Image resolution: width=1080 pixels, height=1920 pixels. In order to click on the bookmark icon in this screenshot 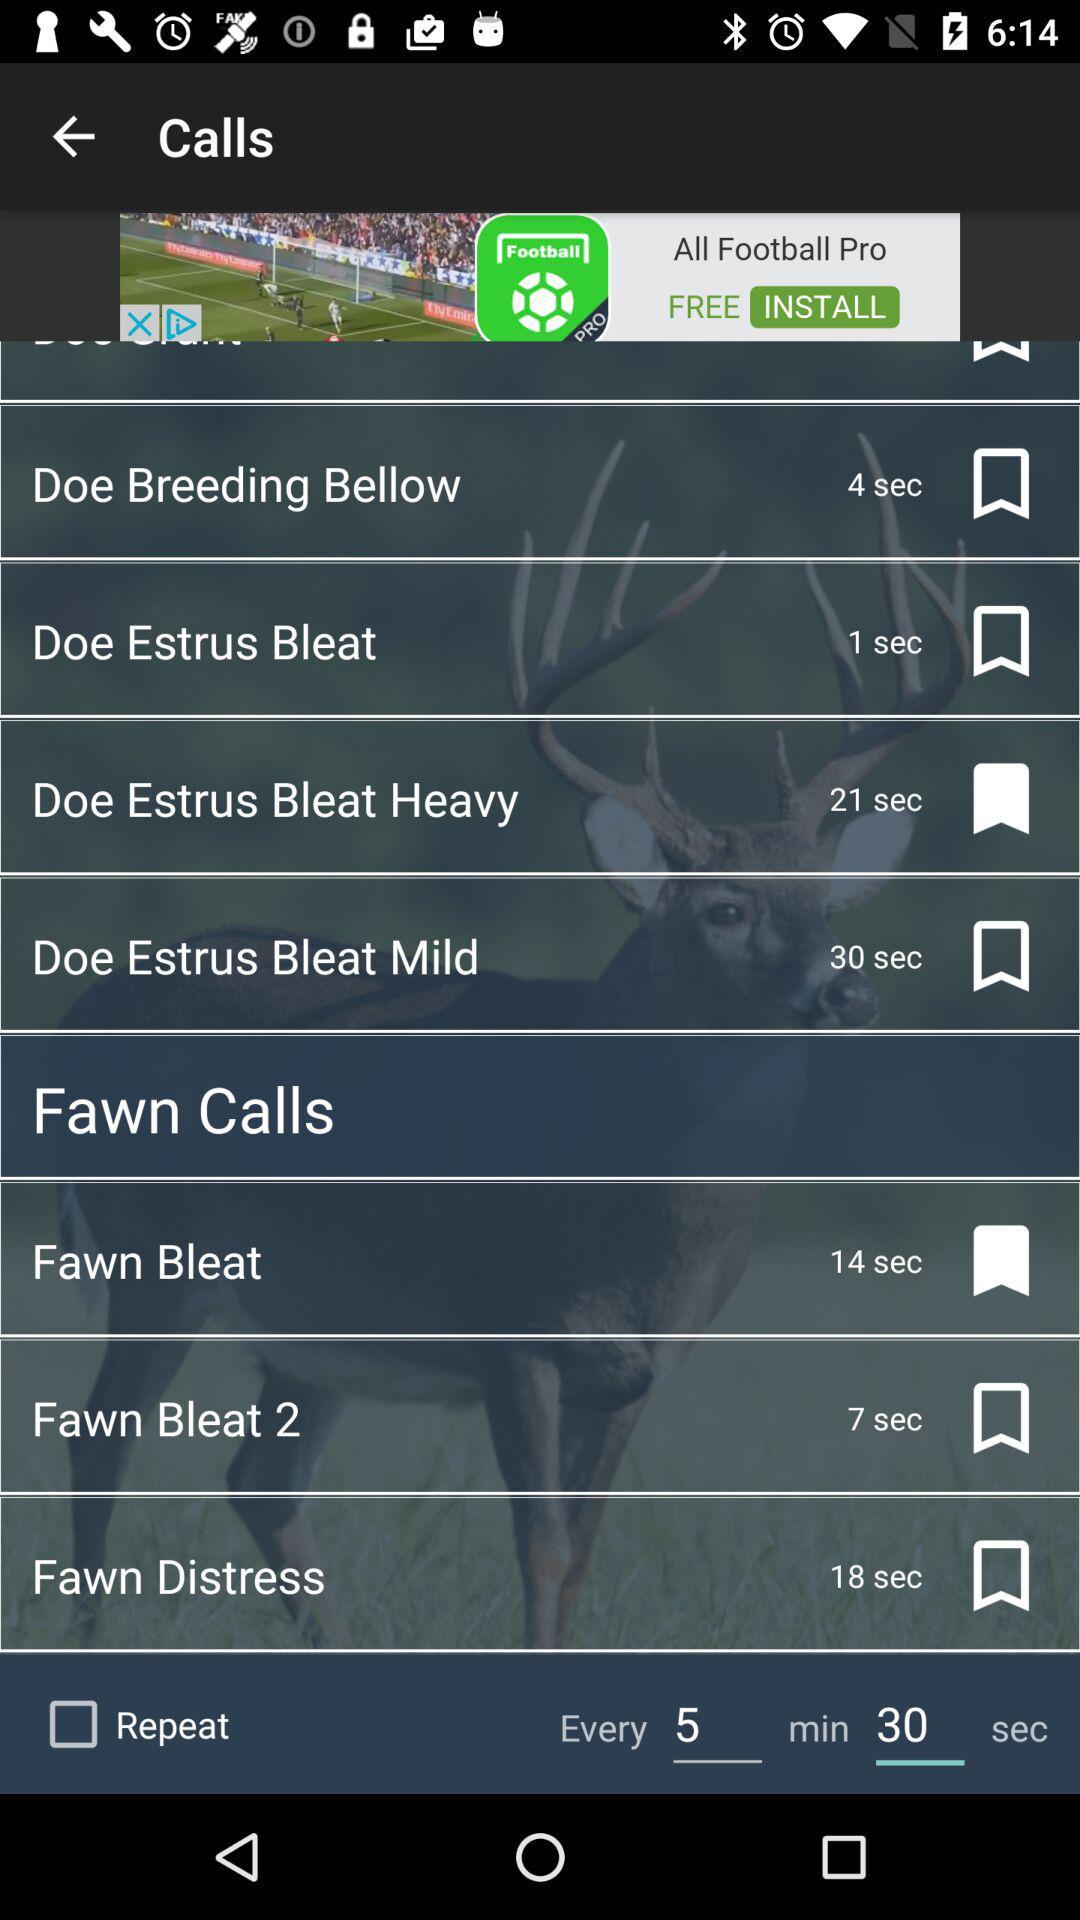, I will do `click(984, 1417)`.